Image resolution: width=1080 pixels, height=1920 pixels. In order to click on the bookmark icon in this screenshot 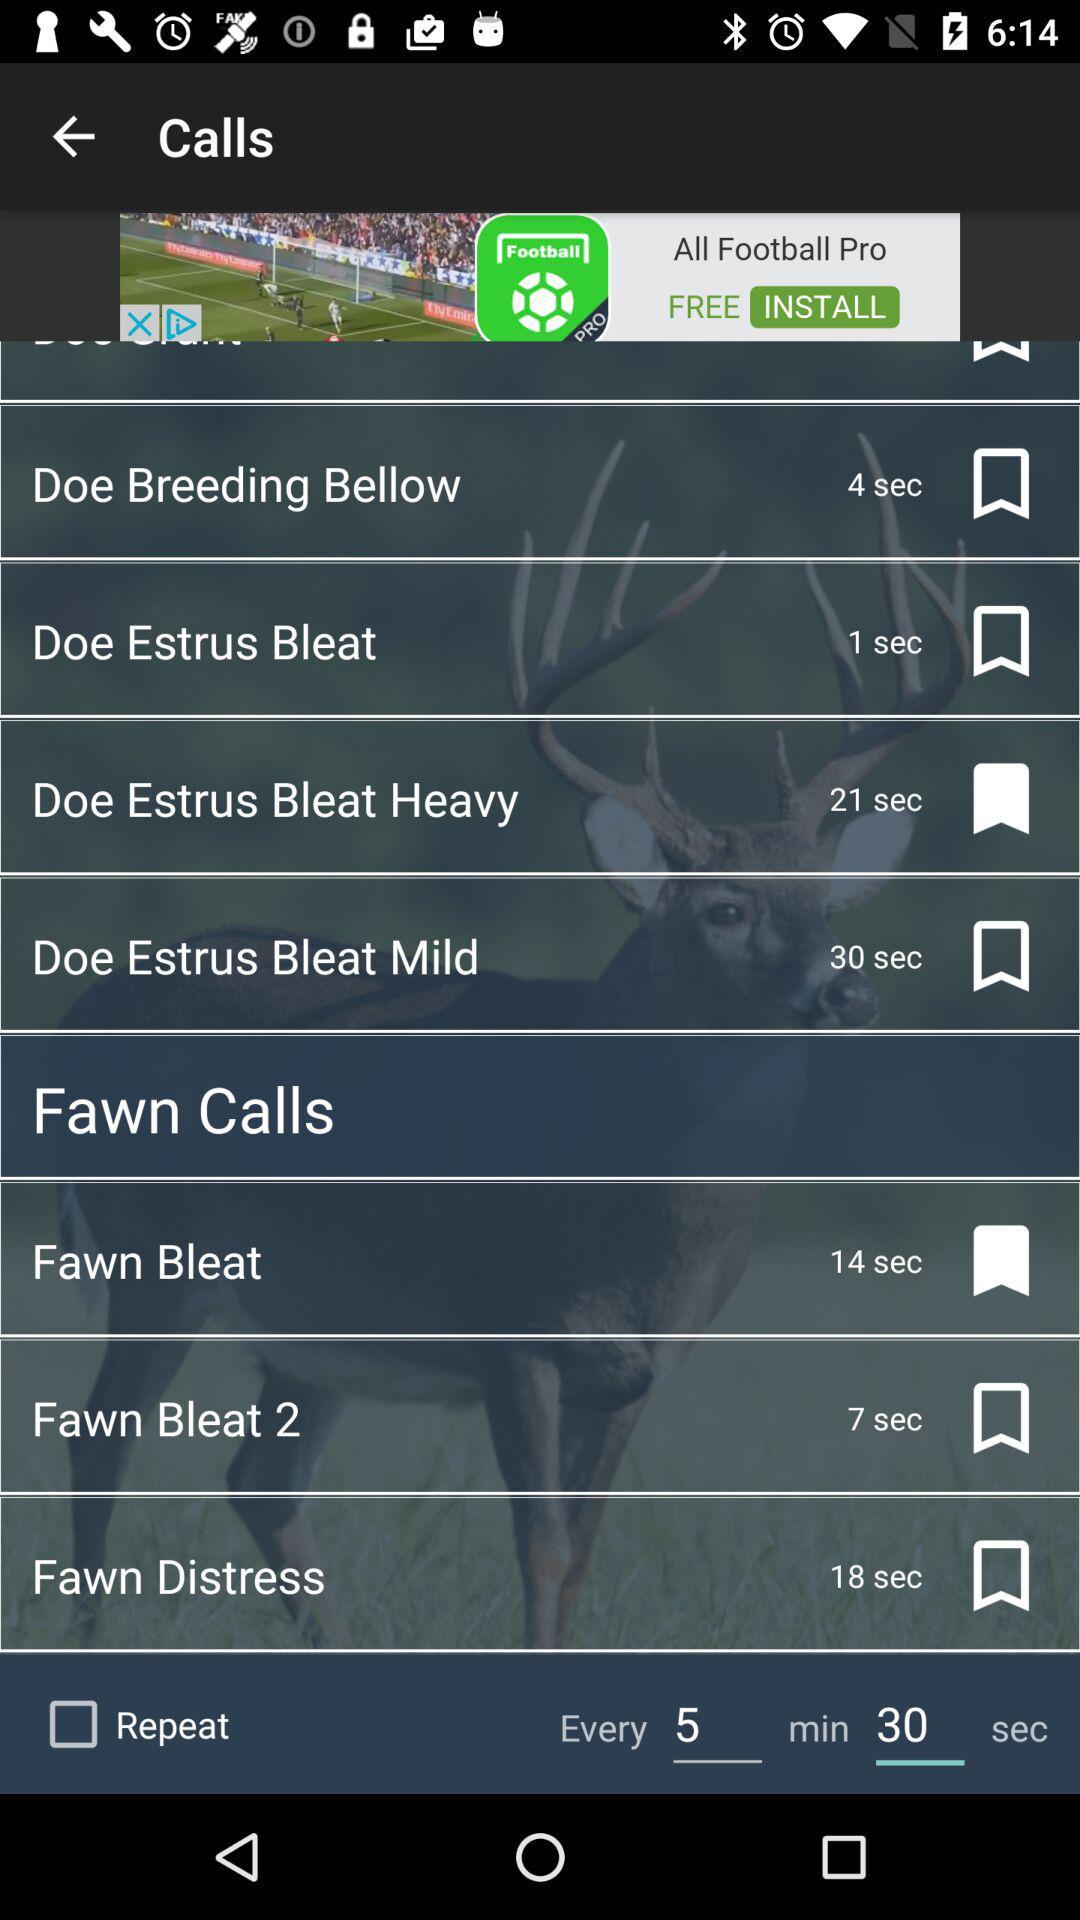, I will do `click(984, 1417)`.